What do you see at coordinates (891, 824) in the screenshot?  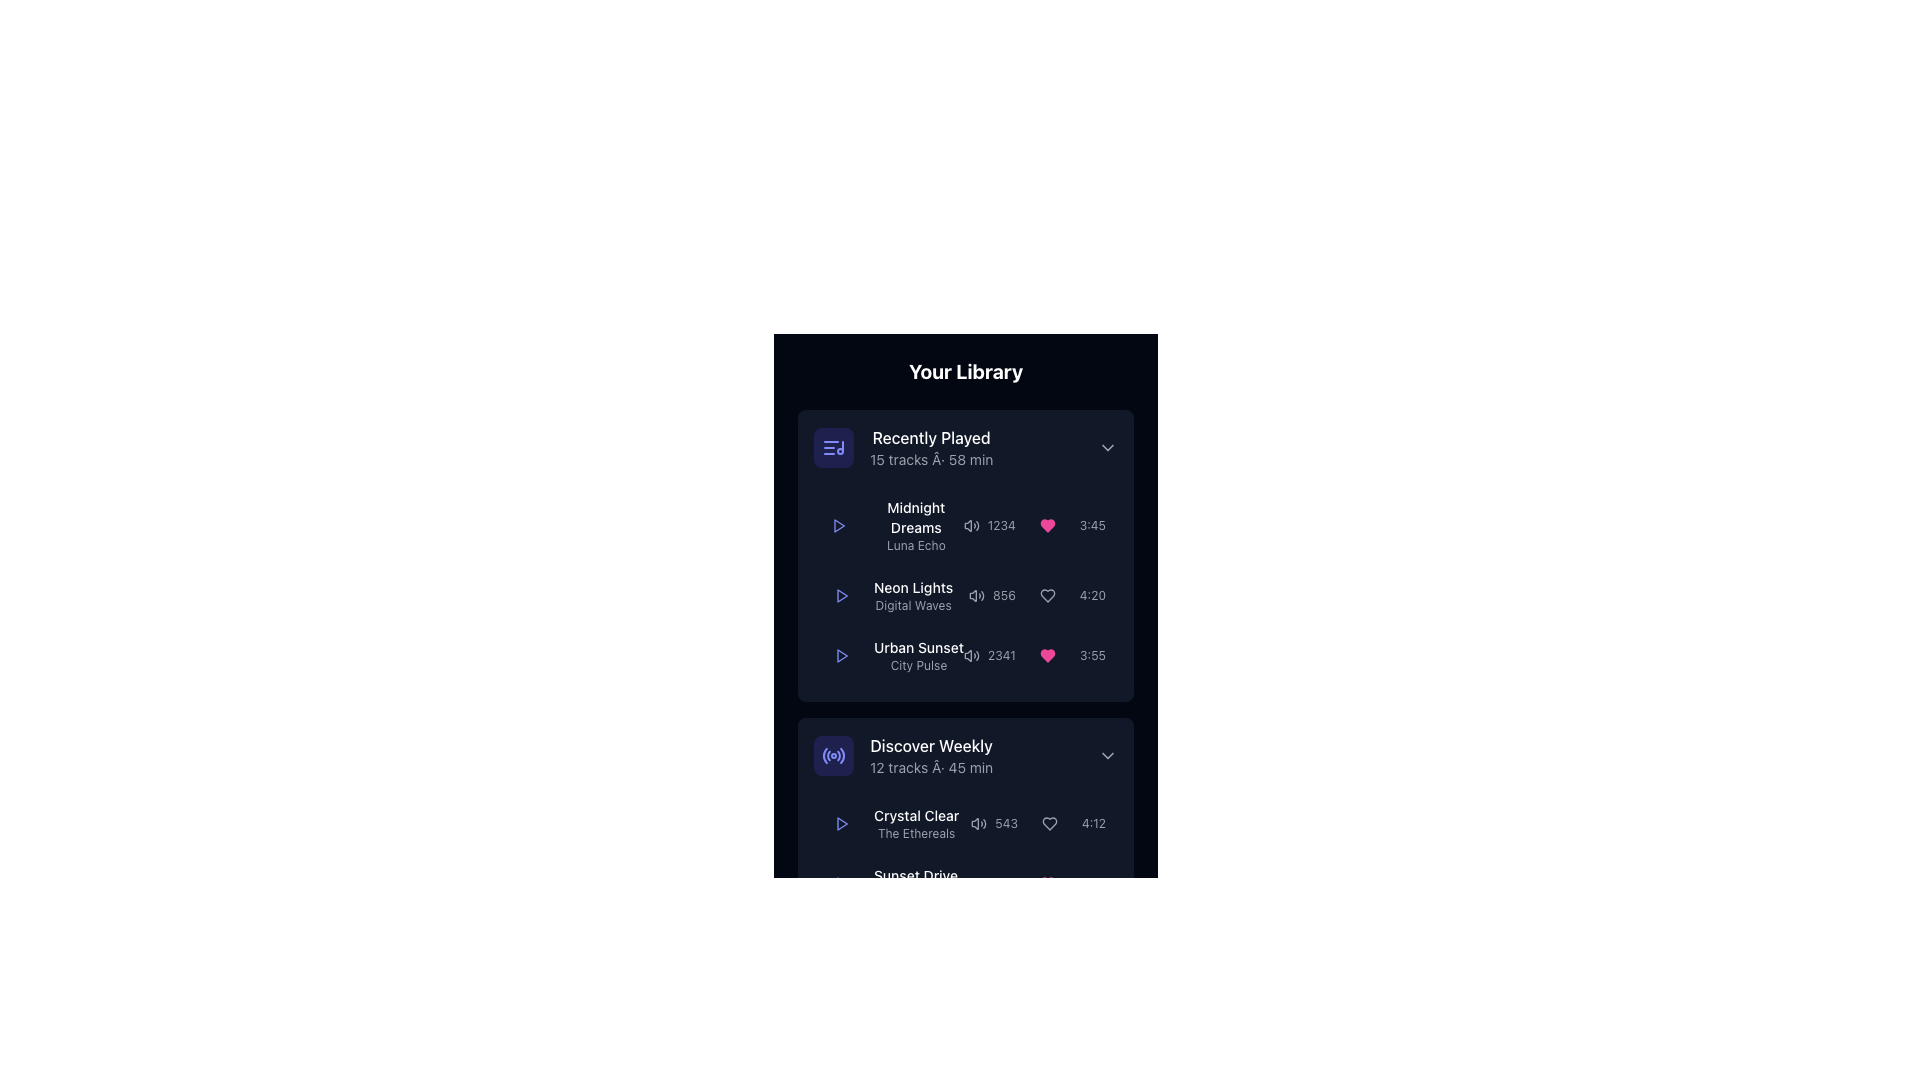 I see `the 'Crystal Clear' track item in the 'Discover Weekly' section` at bounding box center [891, 824].